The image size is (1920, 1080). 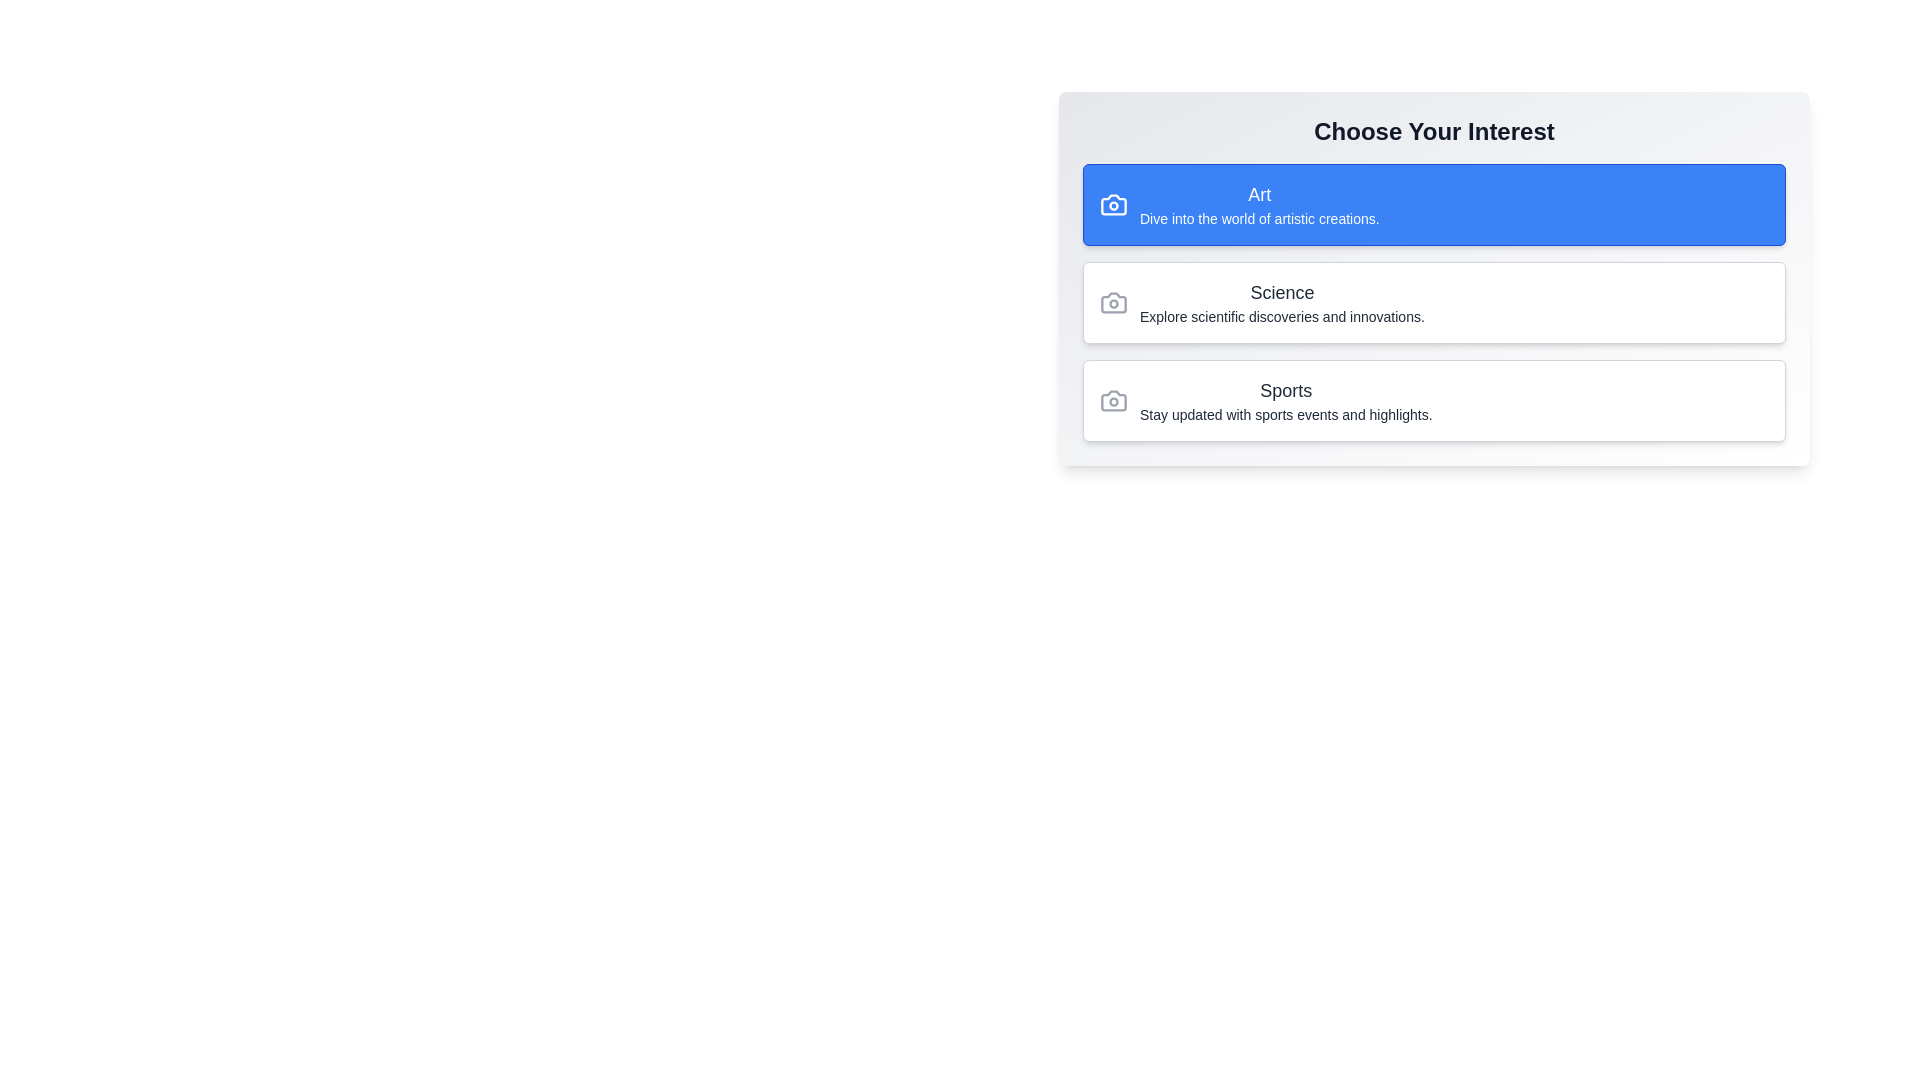 What do you see at coordinates (1112, 204) in the screenshot?
I see `the camera icon located on the left side of the 'Art' option in the 'Choose Your Interest' selection list` at bounding box center [1112, 204].